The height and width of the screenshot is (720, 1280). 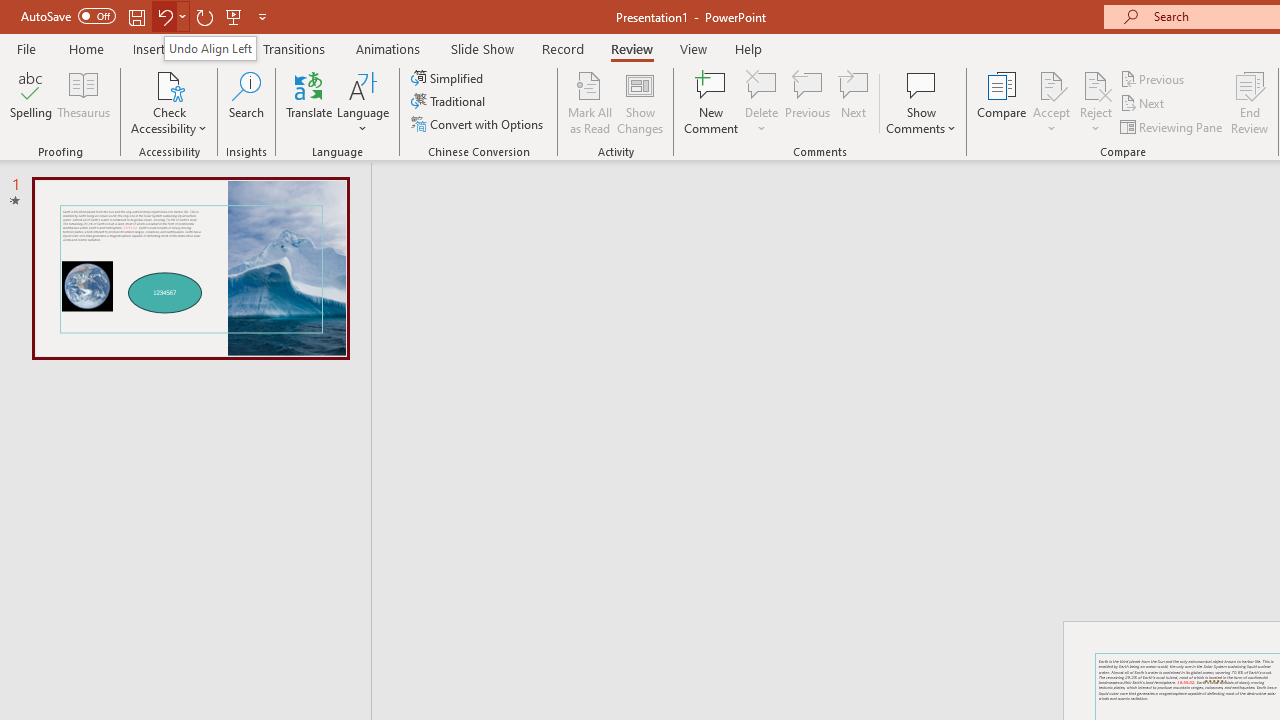 I want to click on 'Compare', so click(x=1002, y=103).